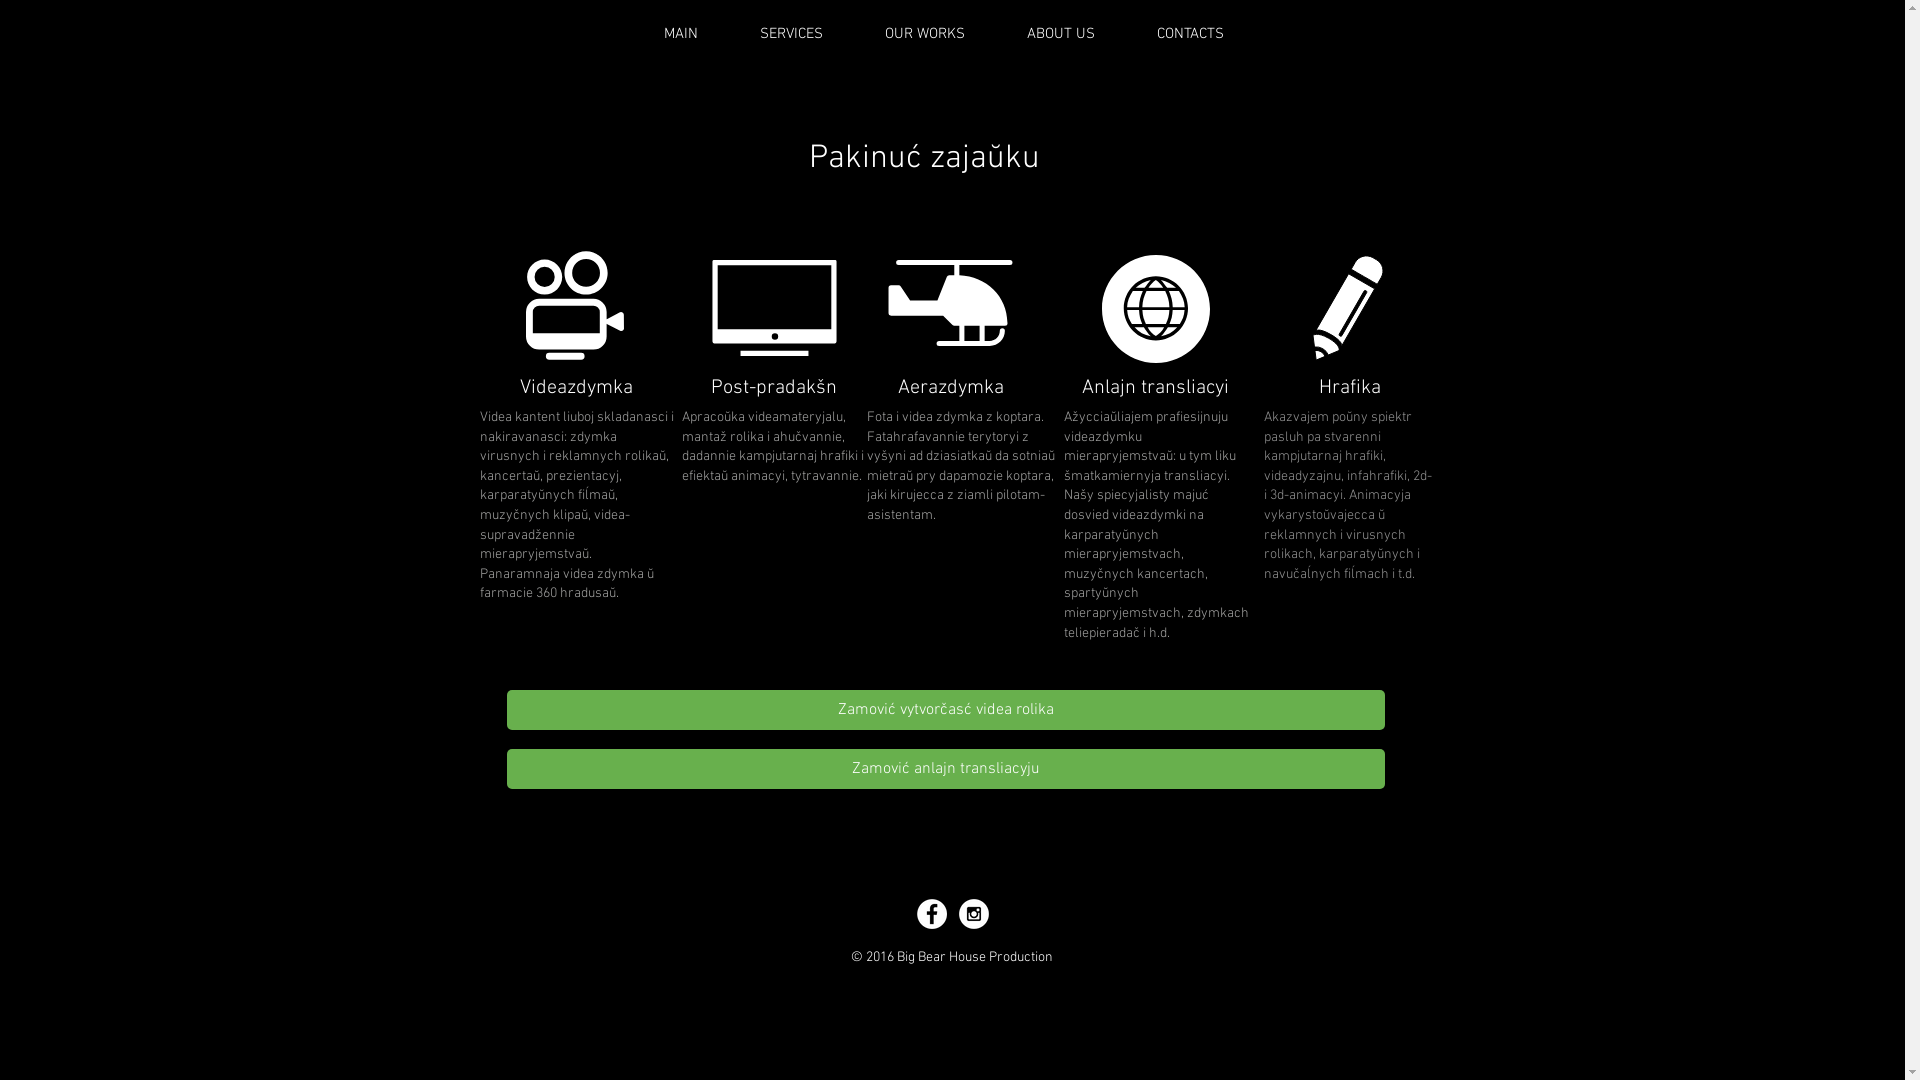 Image resolution: width=1920 pixels, height=1080 pixels. What do you see at coordinates (1190, 34) in the screenshot?
I see `'CONTACTS'` at bounding box center [1190, 34].